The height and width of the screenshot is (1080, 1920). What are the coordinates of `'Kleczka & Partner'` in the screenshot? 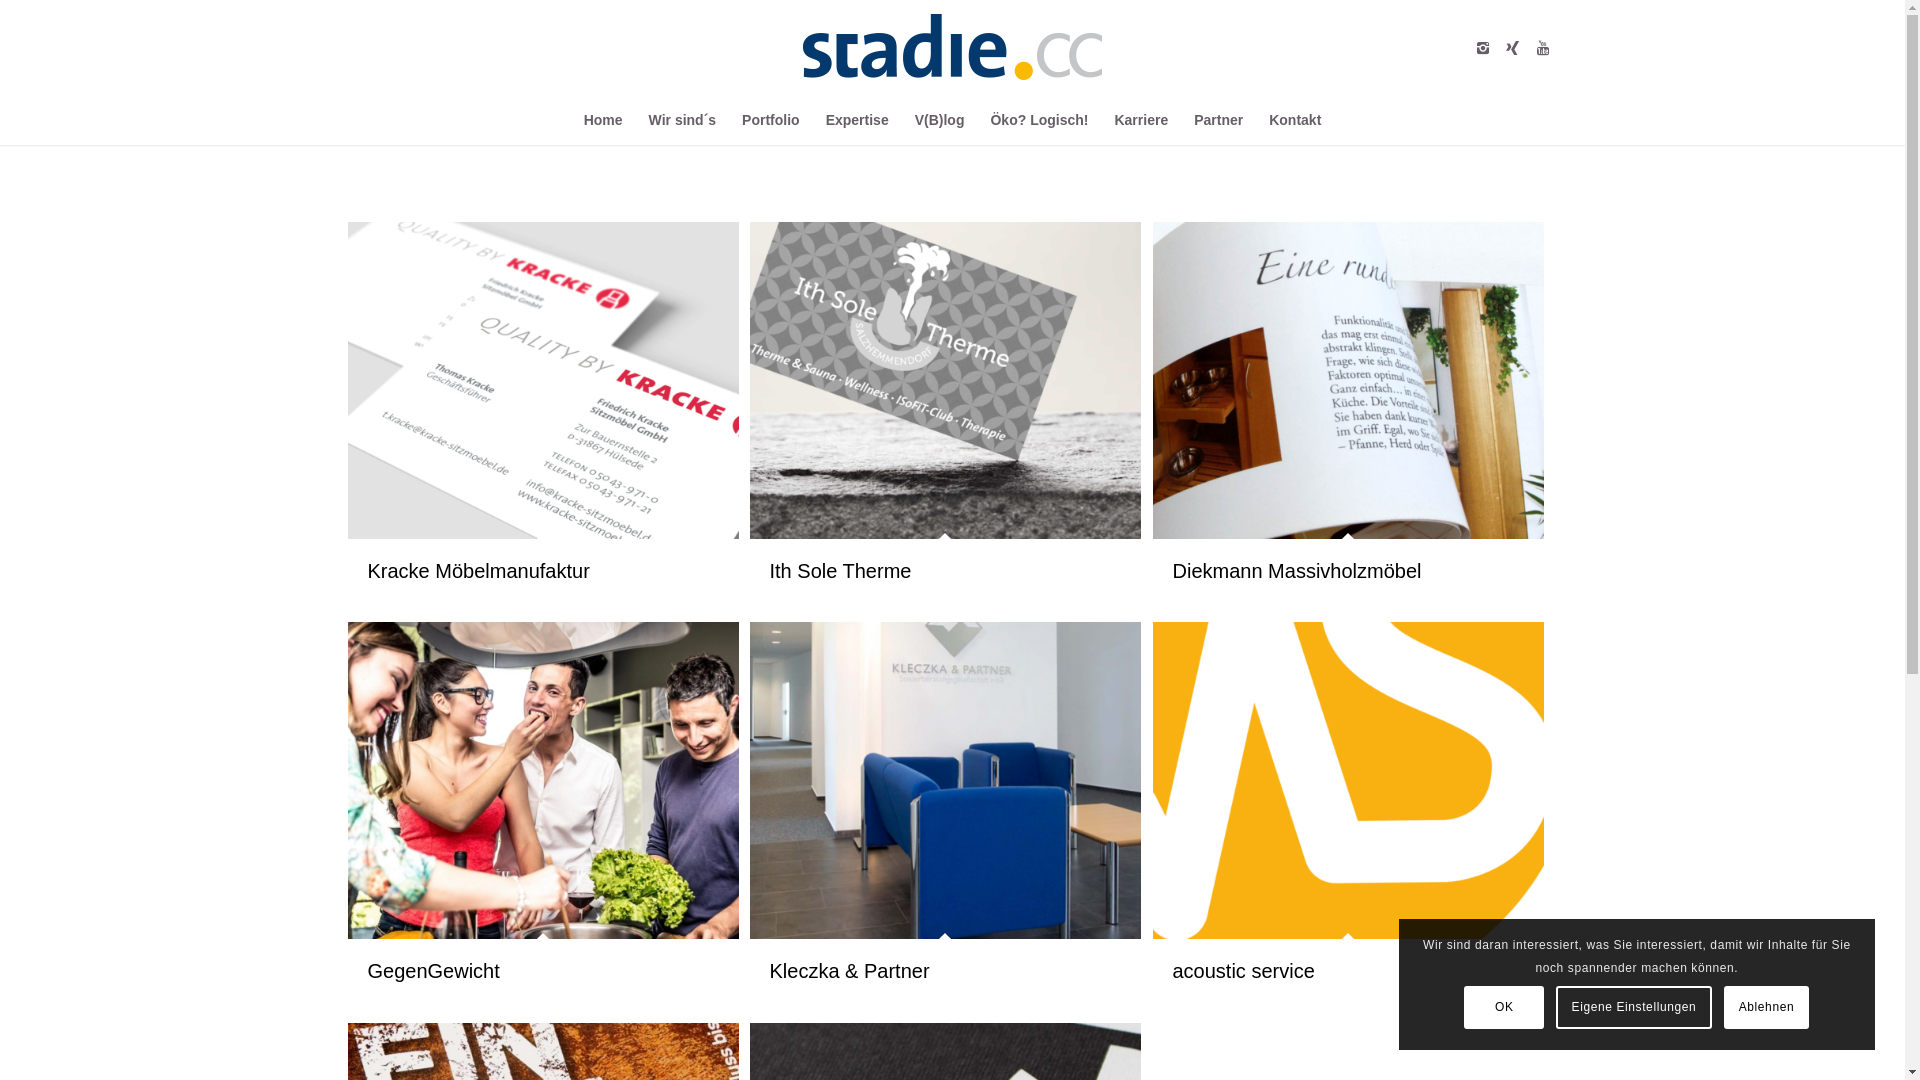 It's located at (944, 779).